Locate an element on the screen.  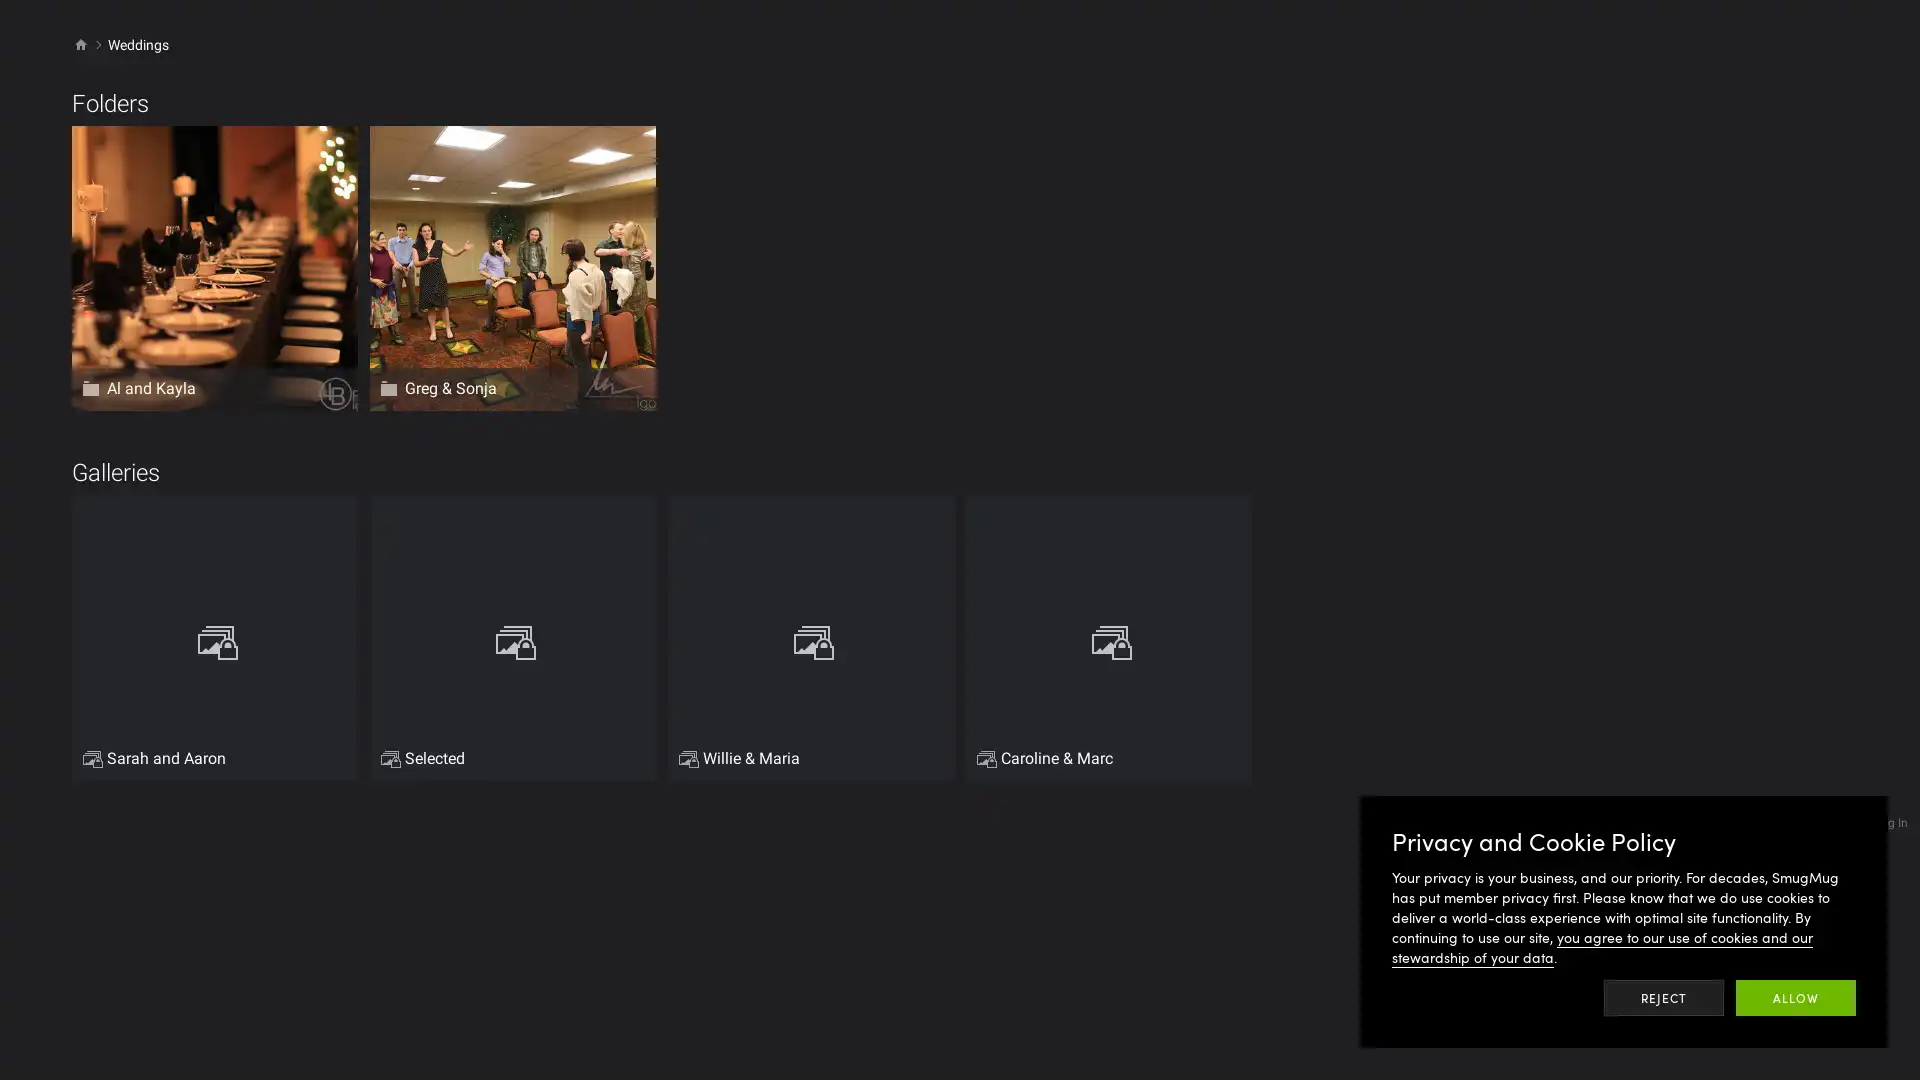
ALLOW is located at coordinates (1795, 998).